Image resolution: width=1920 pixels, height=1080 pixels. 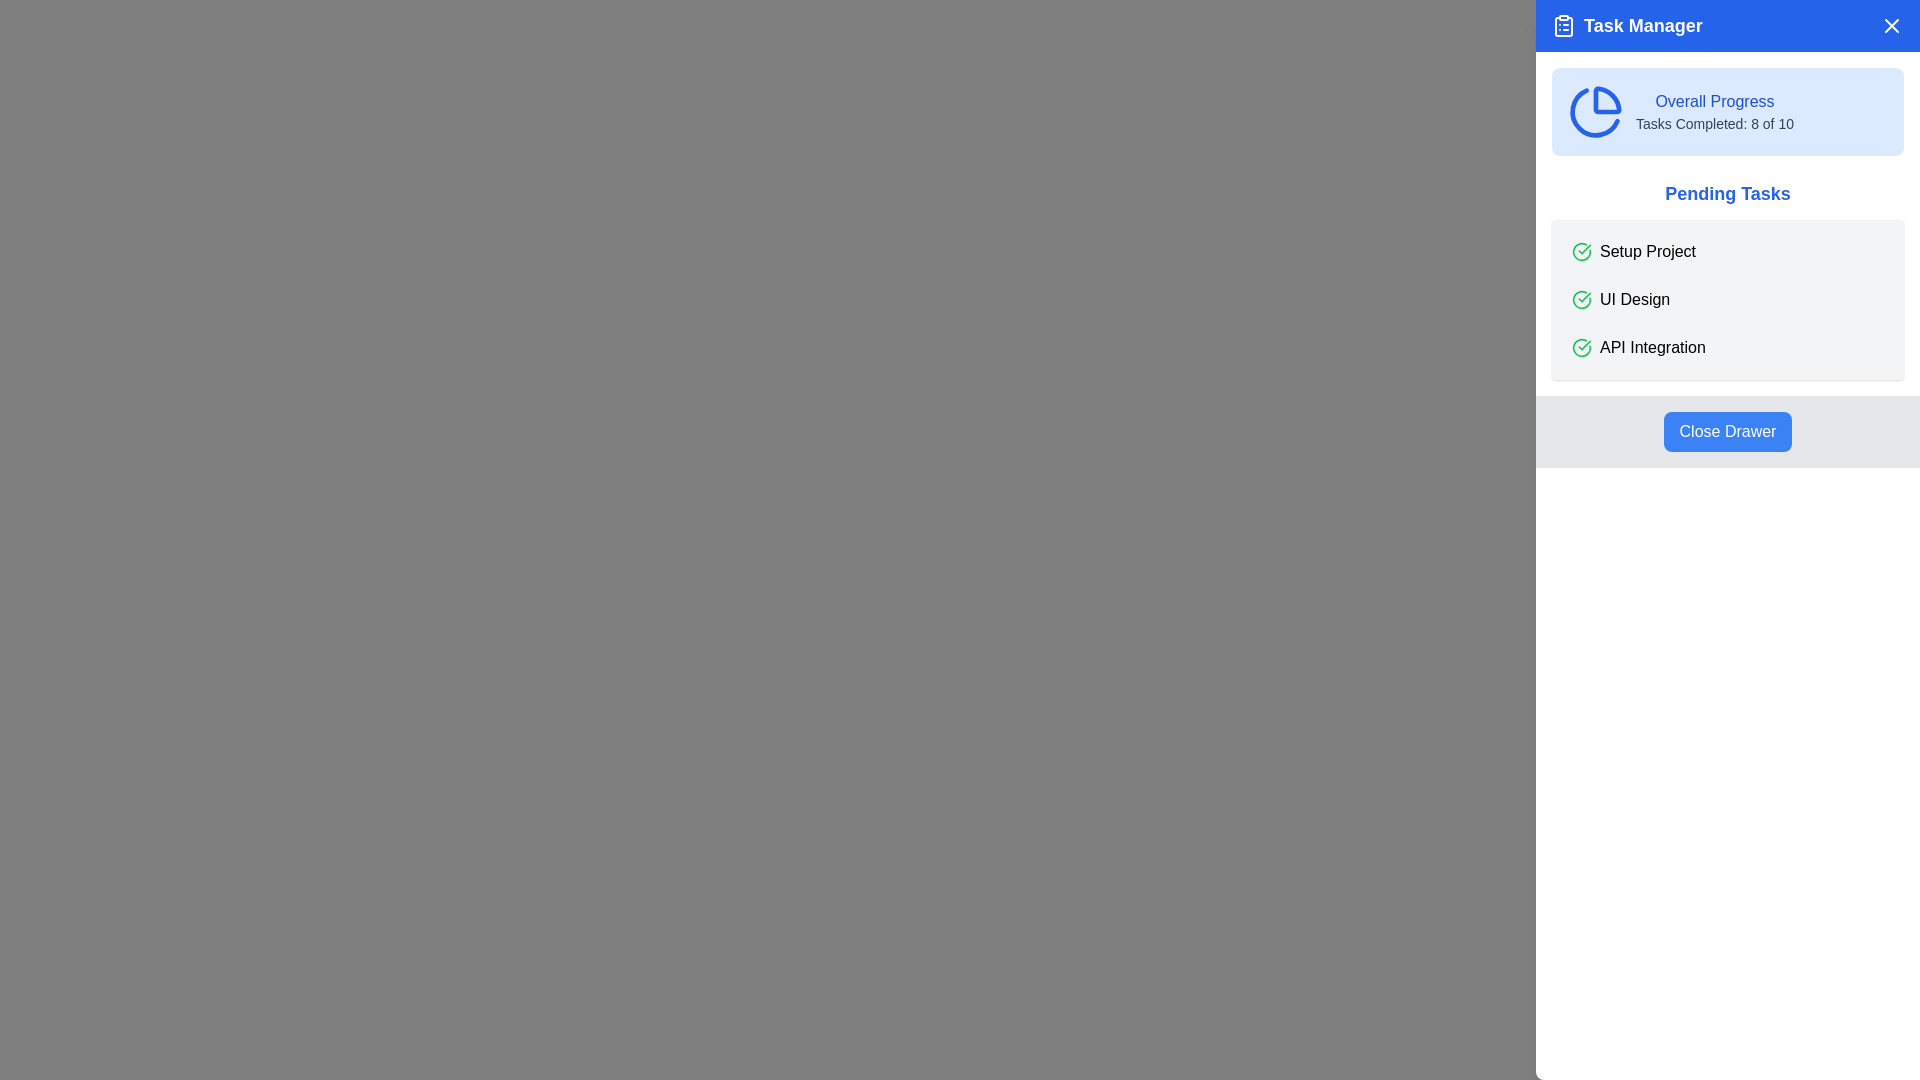 What do you see at coordinates (1581, 300) in the screenshot?
I see `the circular green-bordered icon with a checkmark inside it, representing task completion, located to the left of the 'UI Design' text in the 'Pending Tasks' section of the Task Manager` at bounding box center [1581, 300].